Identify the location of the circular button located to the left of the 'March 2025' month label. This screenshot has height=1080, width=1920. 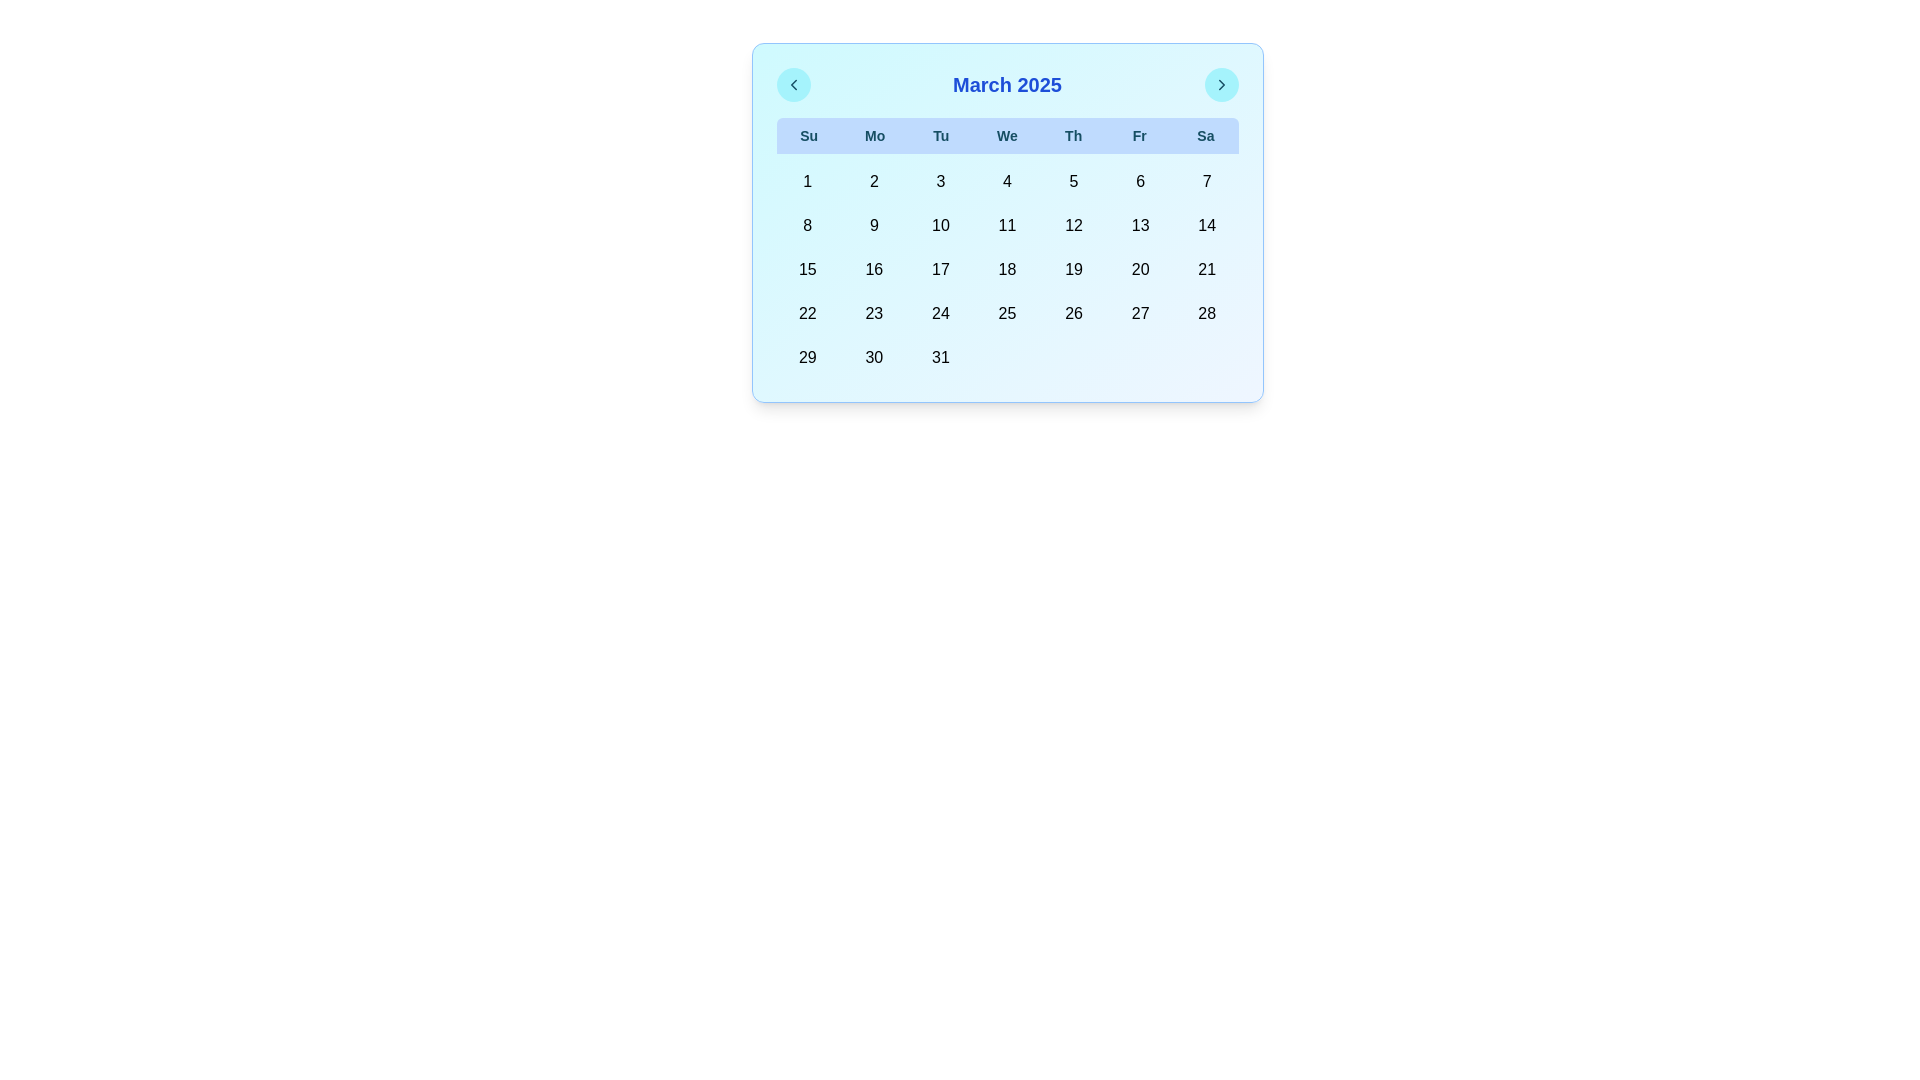
(792, 83).